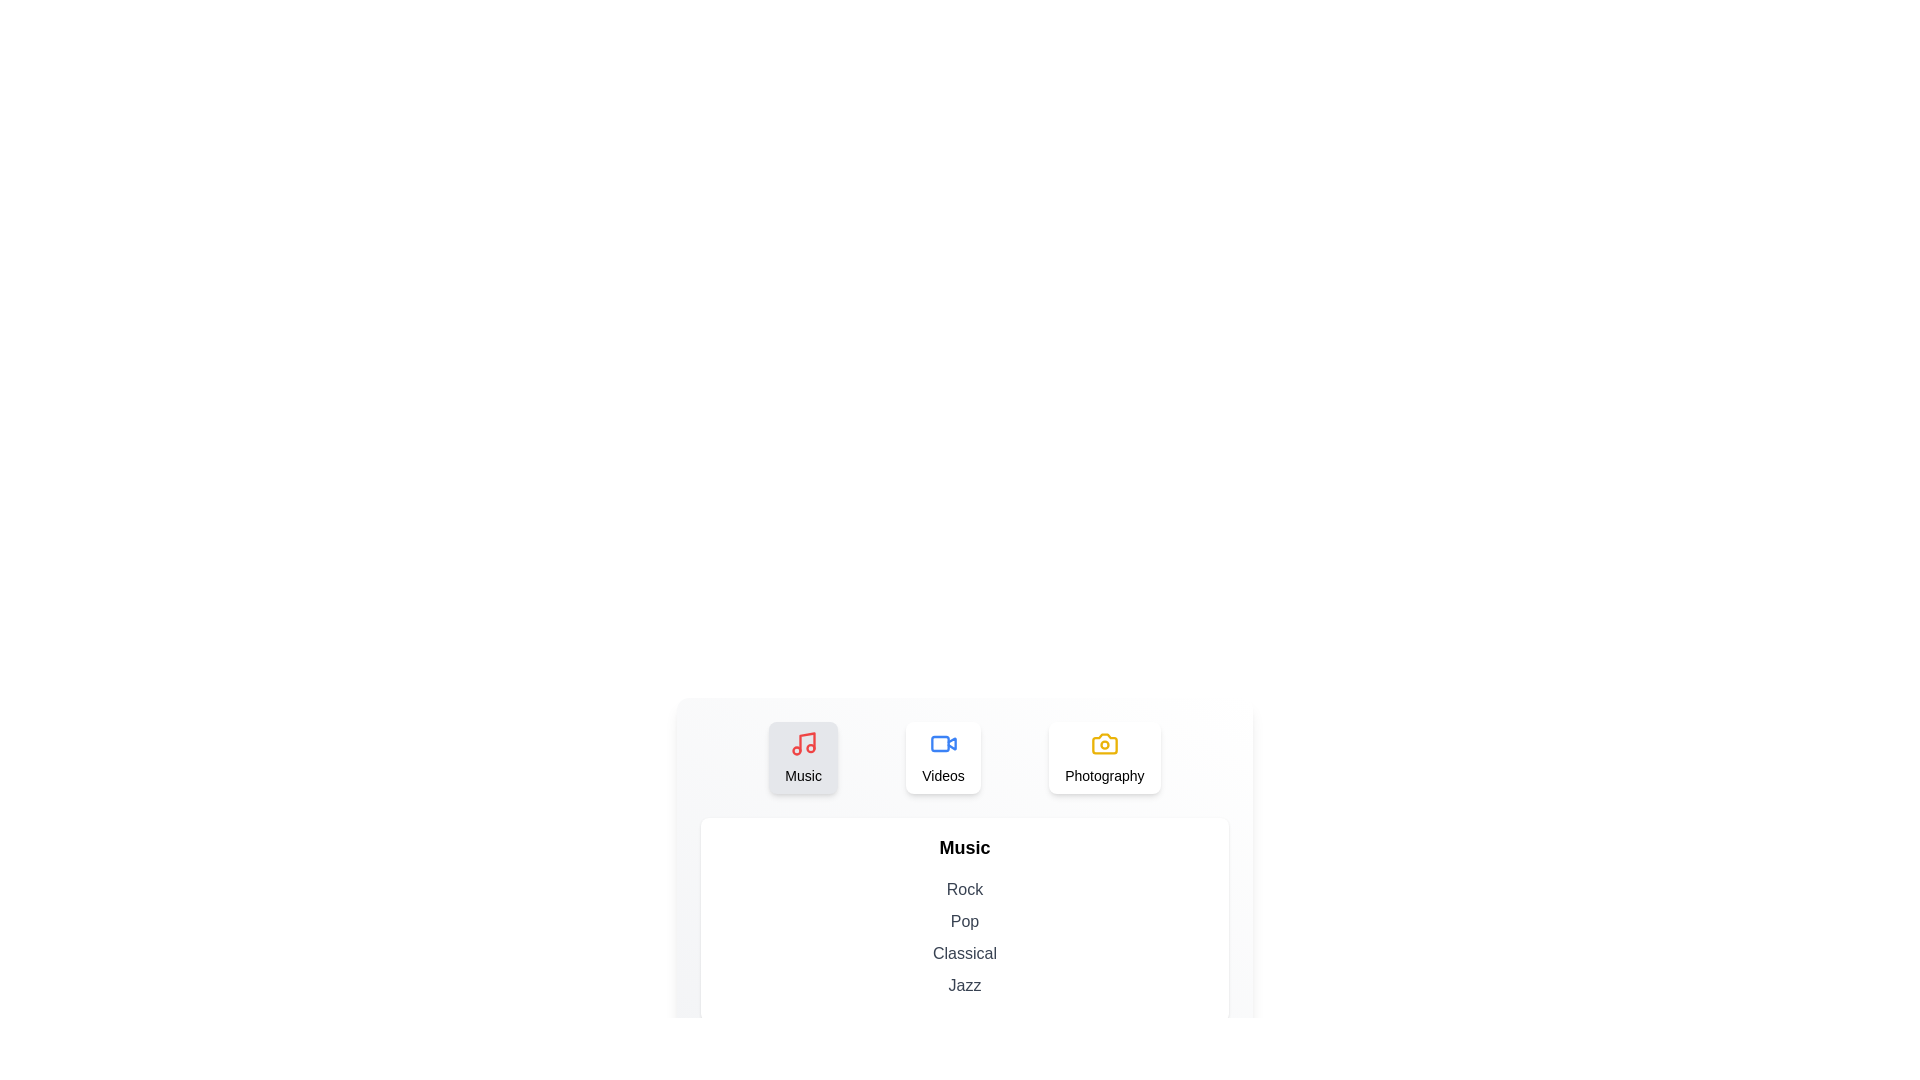 The height and width of the screenshot is (1080, 1920). I want to click on the tab labeled Photography to see its hover effect, so click(1103, 758).